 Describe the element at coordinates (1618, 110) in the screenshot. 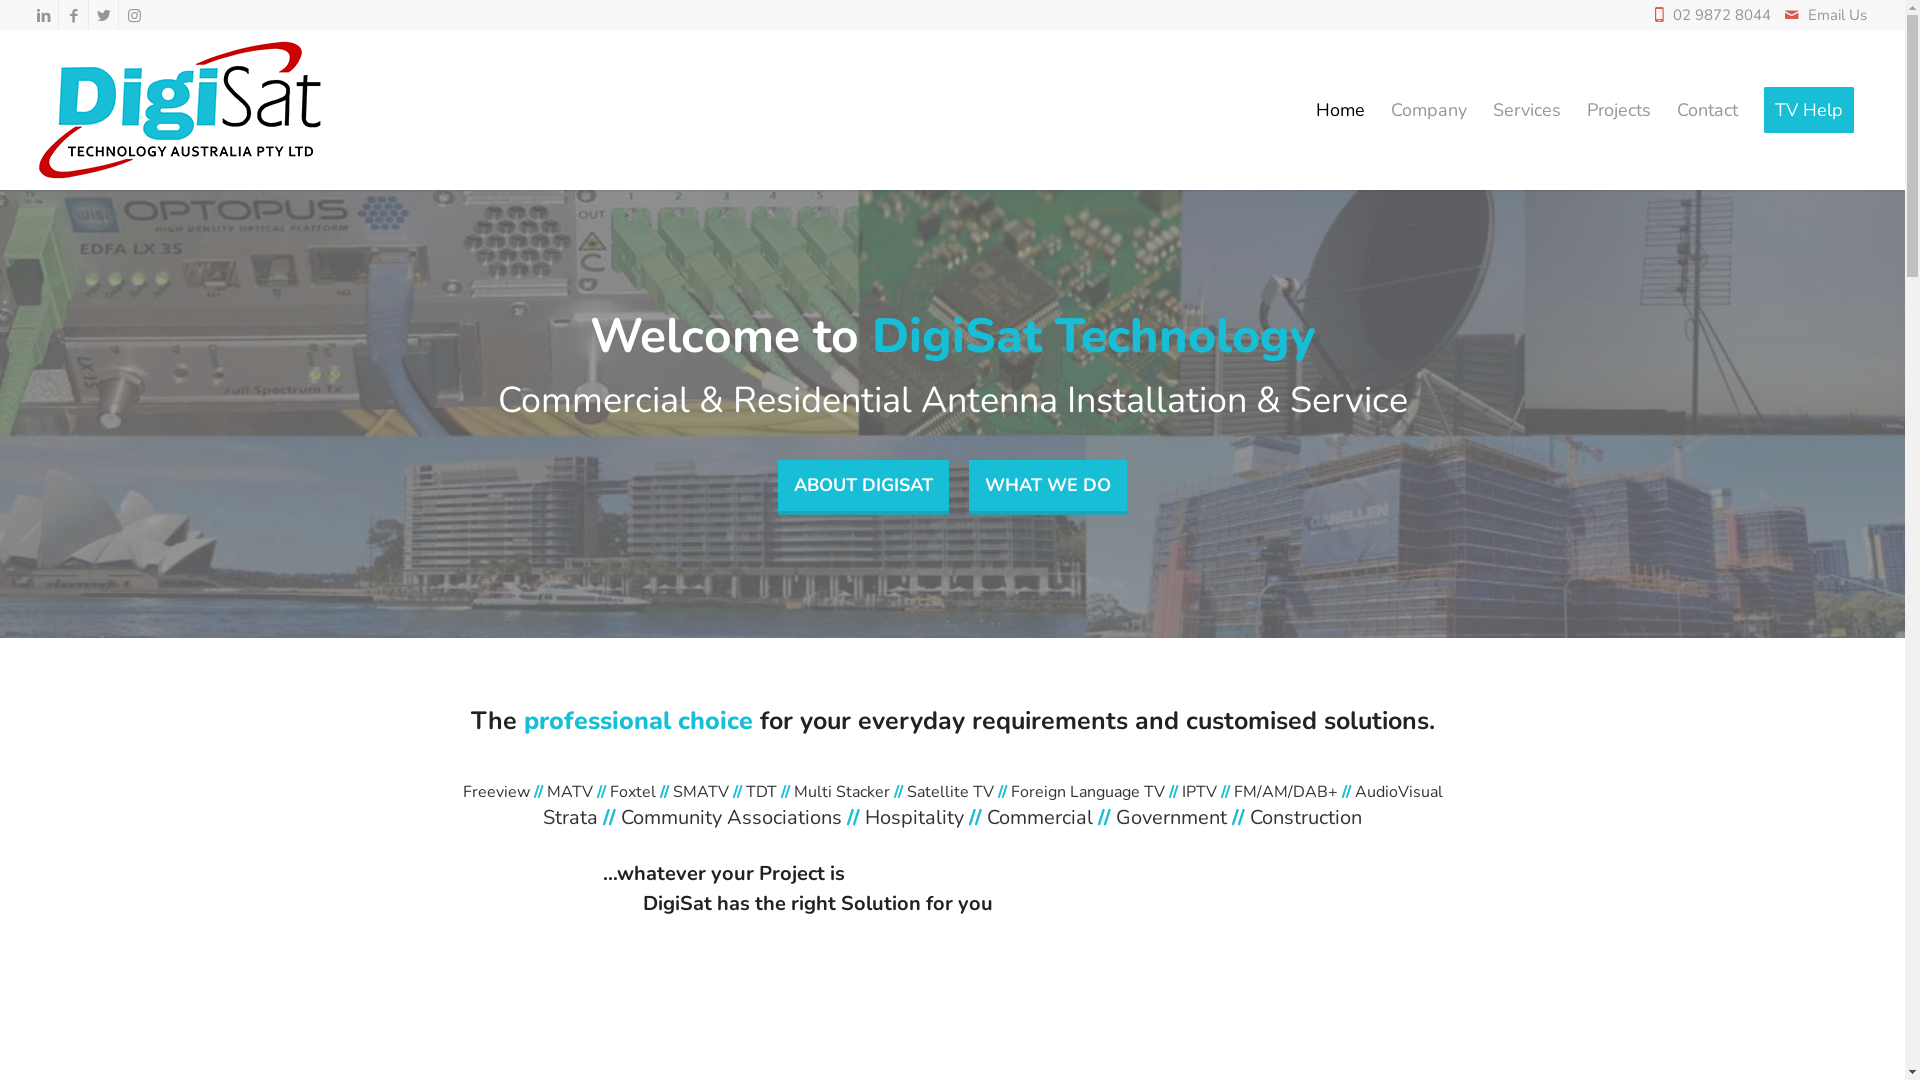

I see `'Projects'` at that location.